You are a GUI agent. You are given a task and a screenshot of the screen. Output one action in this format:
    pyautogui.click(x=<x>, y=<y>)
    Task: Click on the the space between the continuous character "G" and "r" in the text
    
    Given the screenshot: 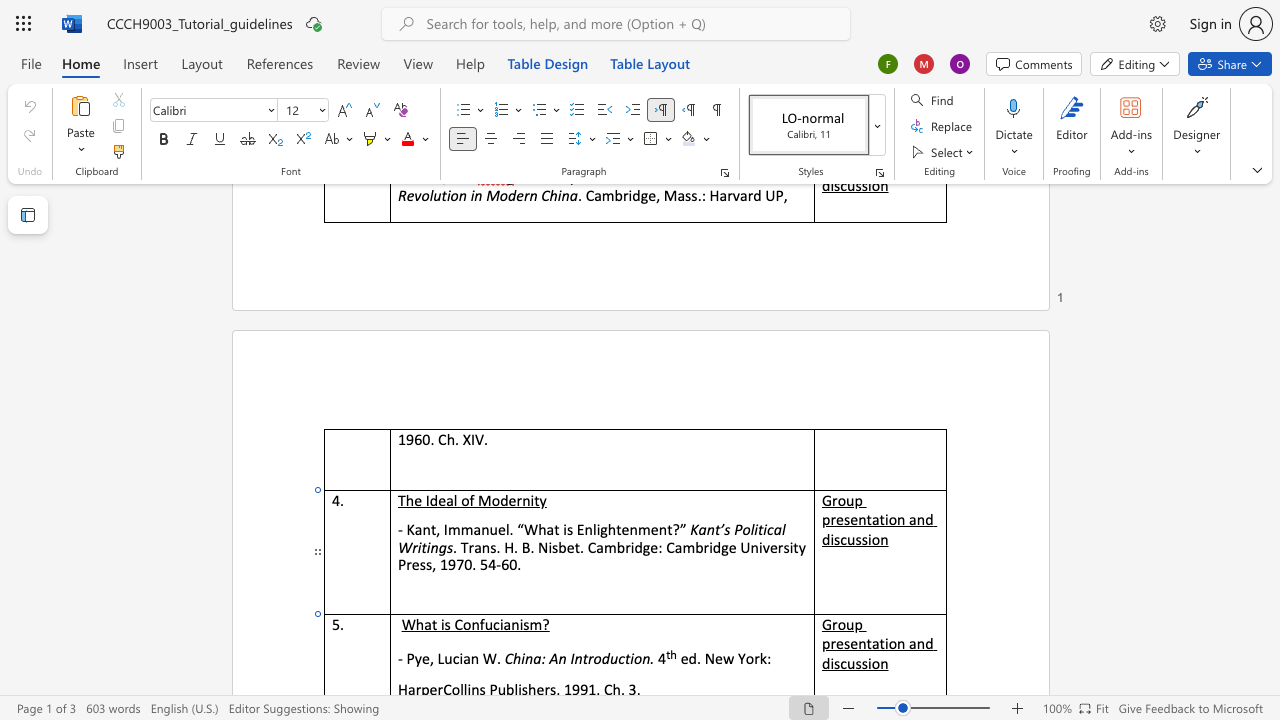 What is the action you would take?
    pyautogui.click(x=830, y=499)
    